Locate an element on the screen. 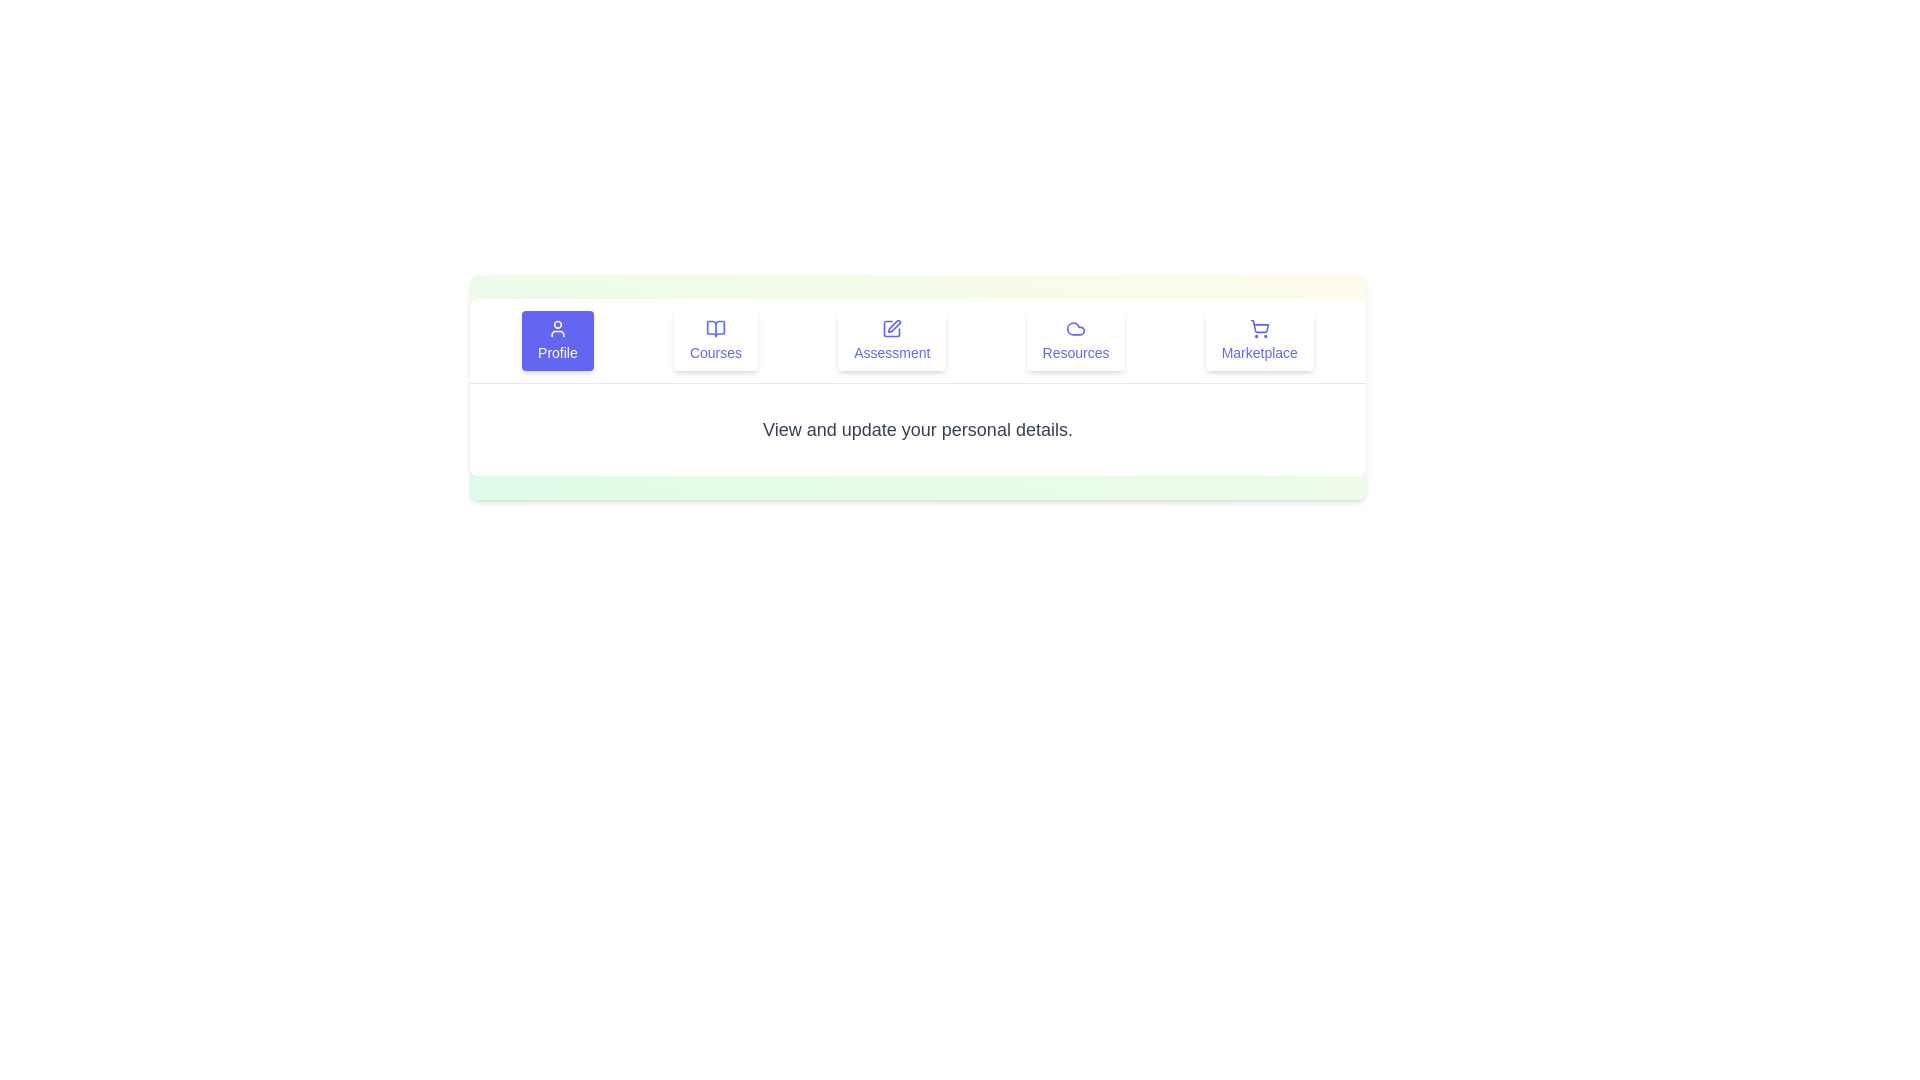  the navigational button located in the horizontal navigation bar, which is the second button from the left is located at coordinates (715, 339).